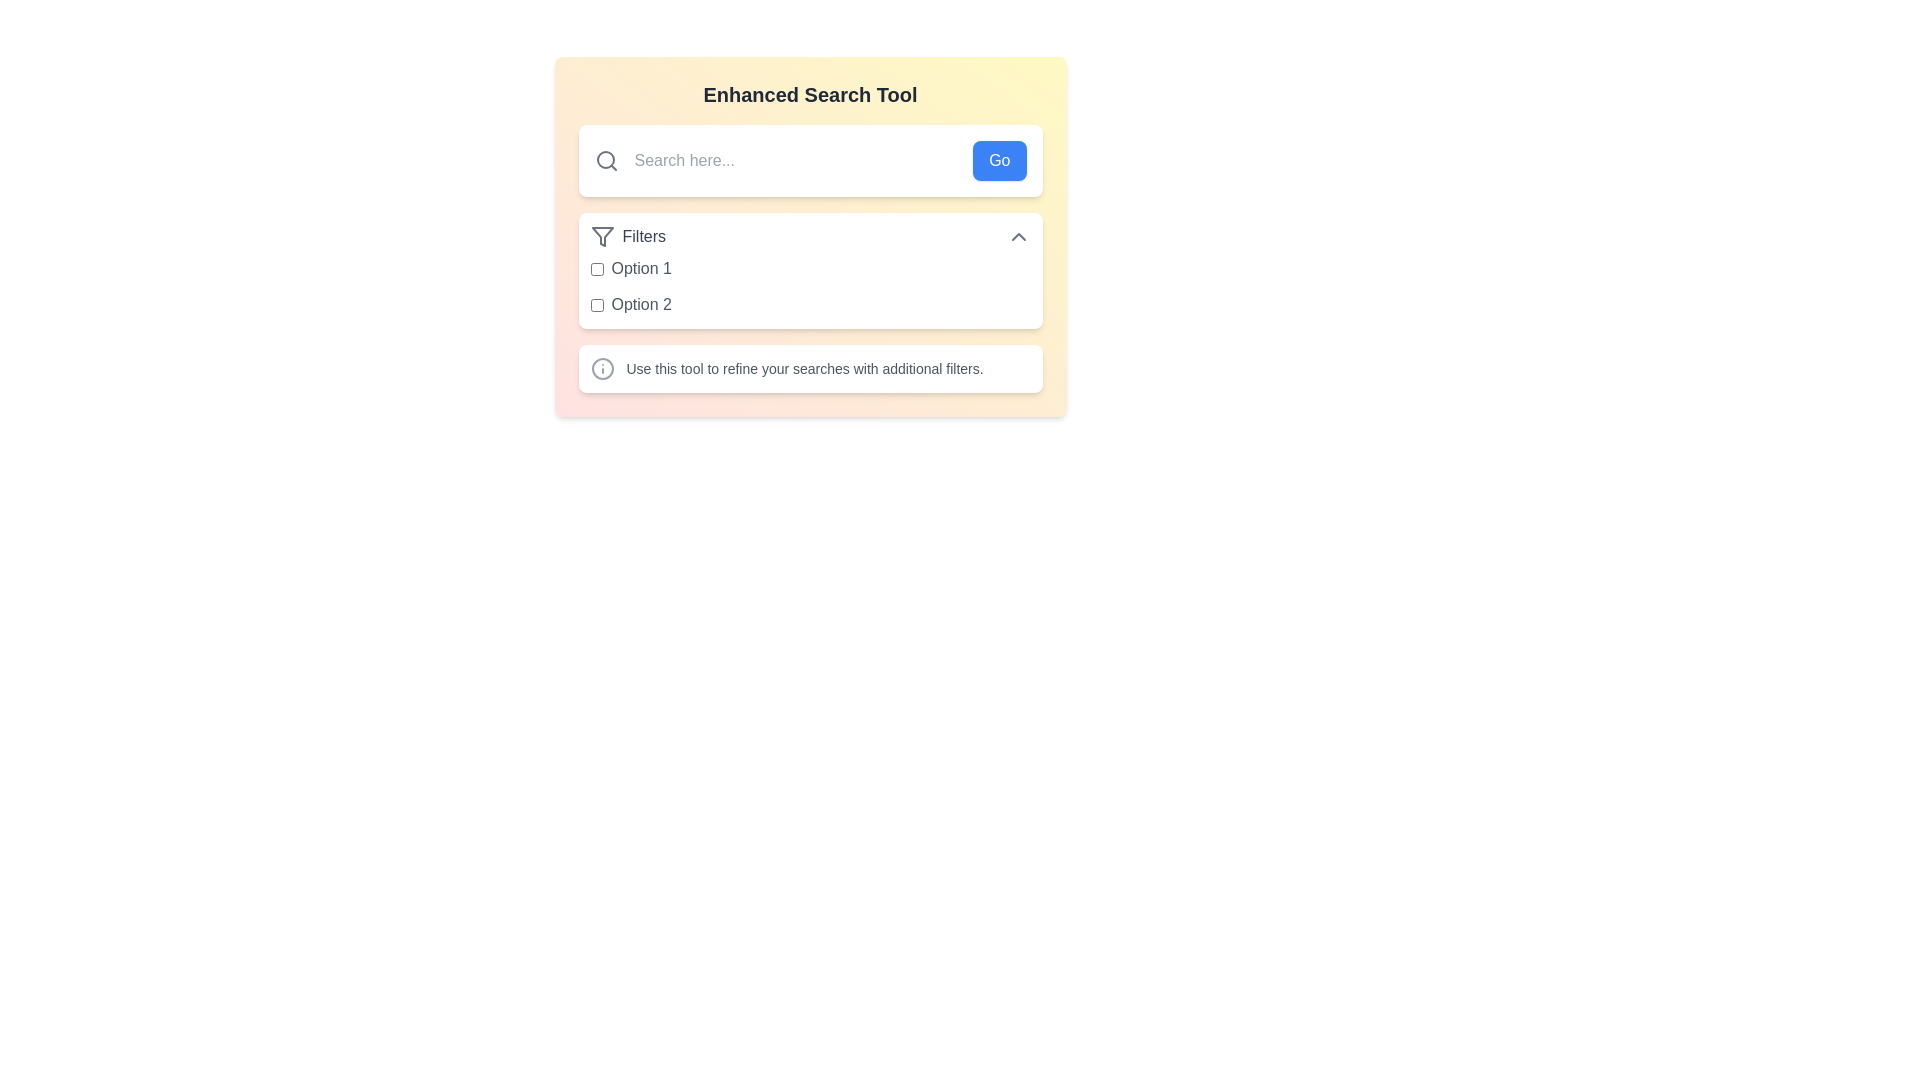 The width and height of the screenshot is (1920, 1080). Describe the element at coordinates (601, 235) in the screenshot. I see `the triangular funnel-shaped Decorative Icon located in the 'Filters' section, positioned to the left of the text label` at that location.